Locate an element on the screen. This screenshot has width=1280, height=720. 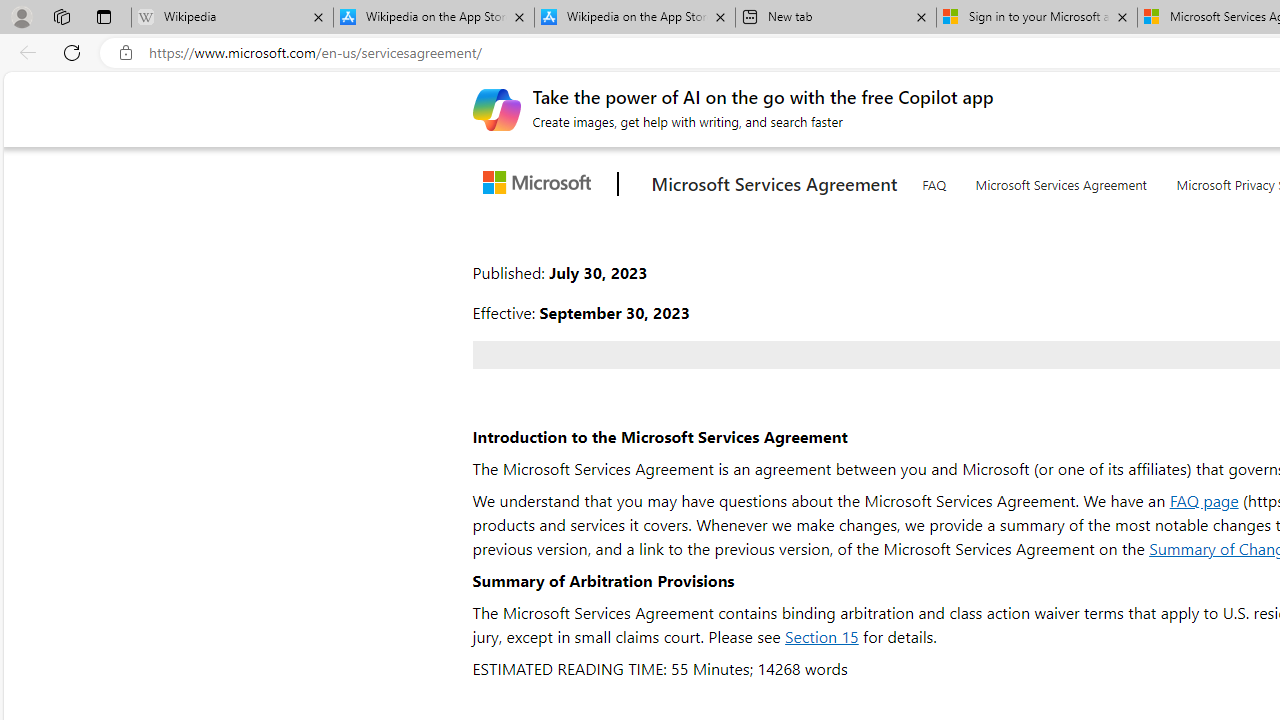
'Create images, get help with writing, and search faster' is located at coordinates (496, 109).